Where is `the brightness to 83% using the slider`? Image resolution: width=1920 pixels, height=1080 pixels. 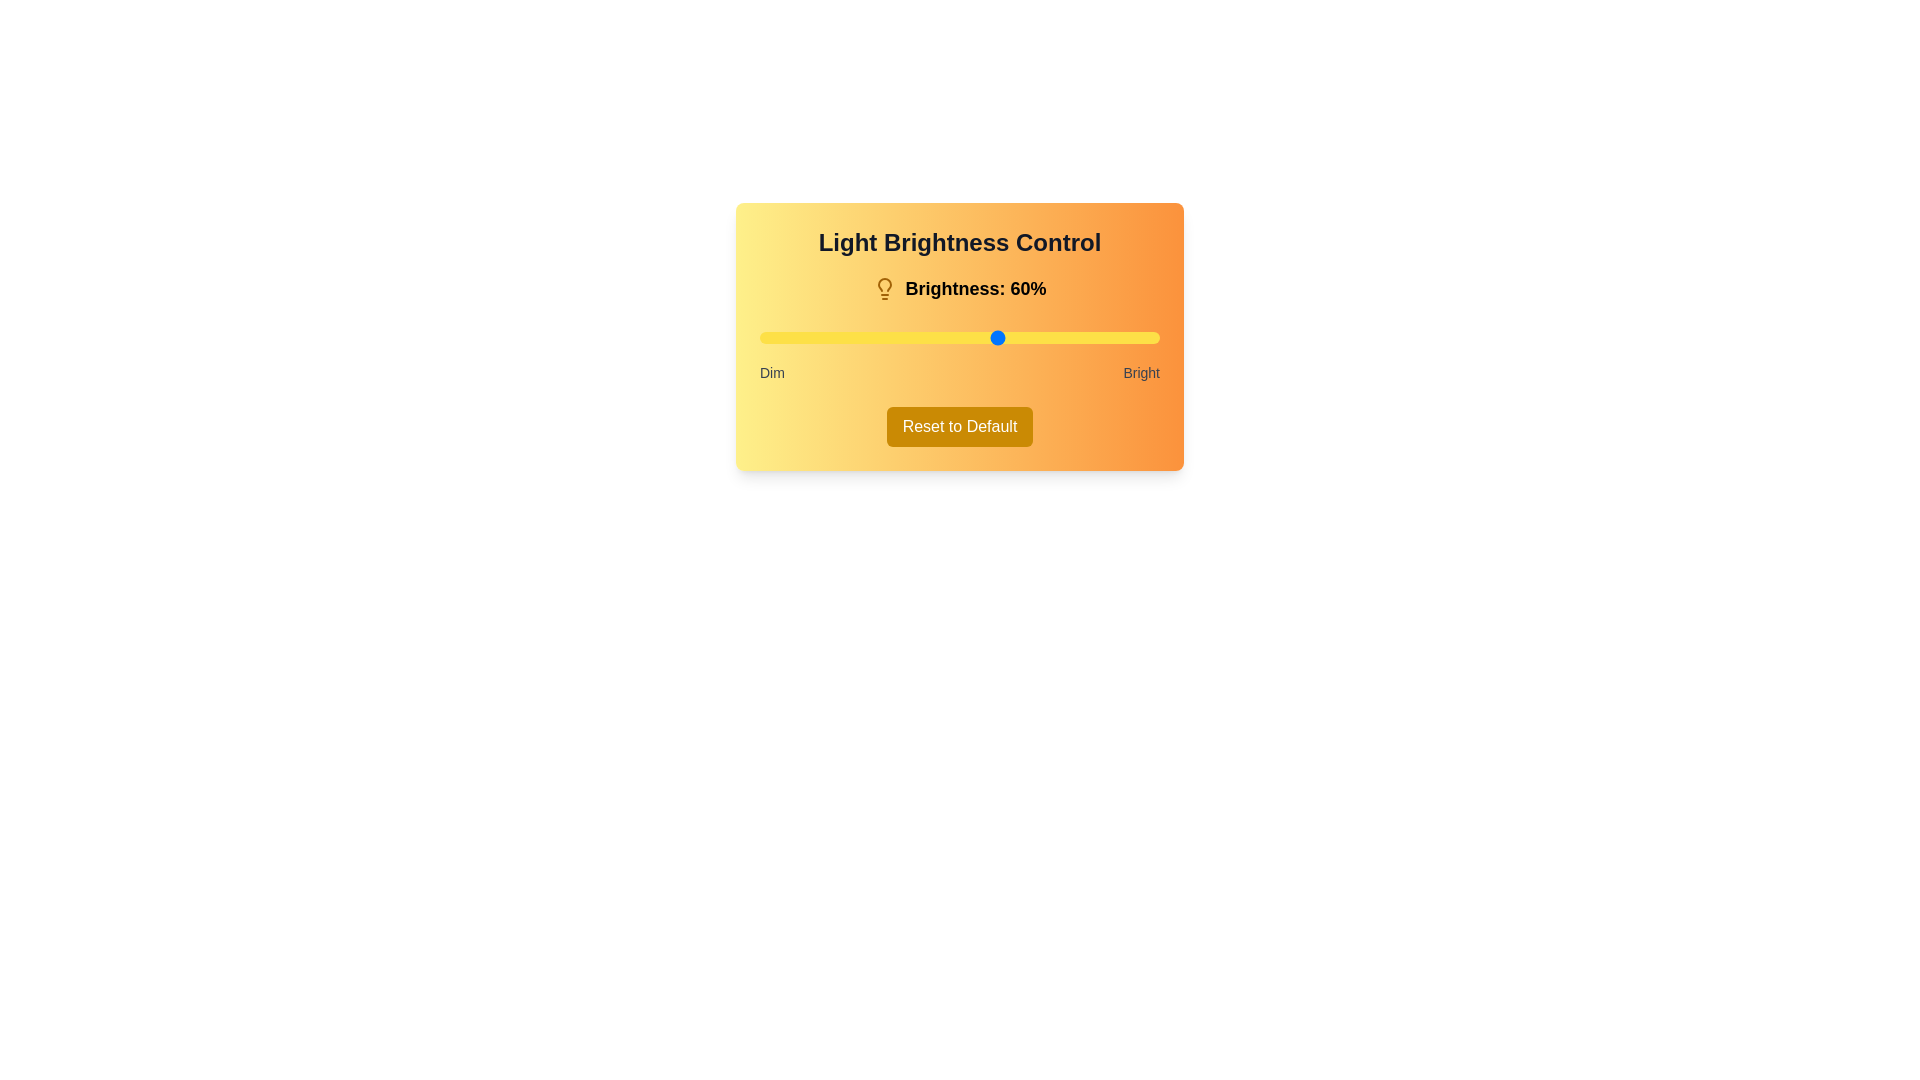
the brightness to 83% using the slider is located at coordinates (1090, 337).